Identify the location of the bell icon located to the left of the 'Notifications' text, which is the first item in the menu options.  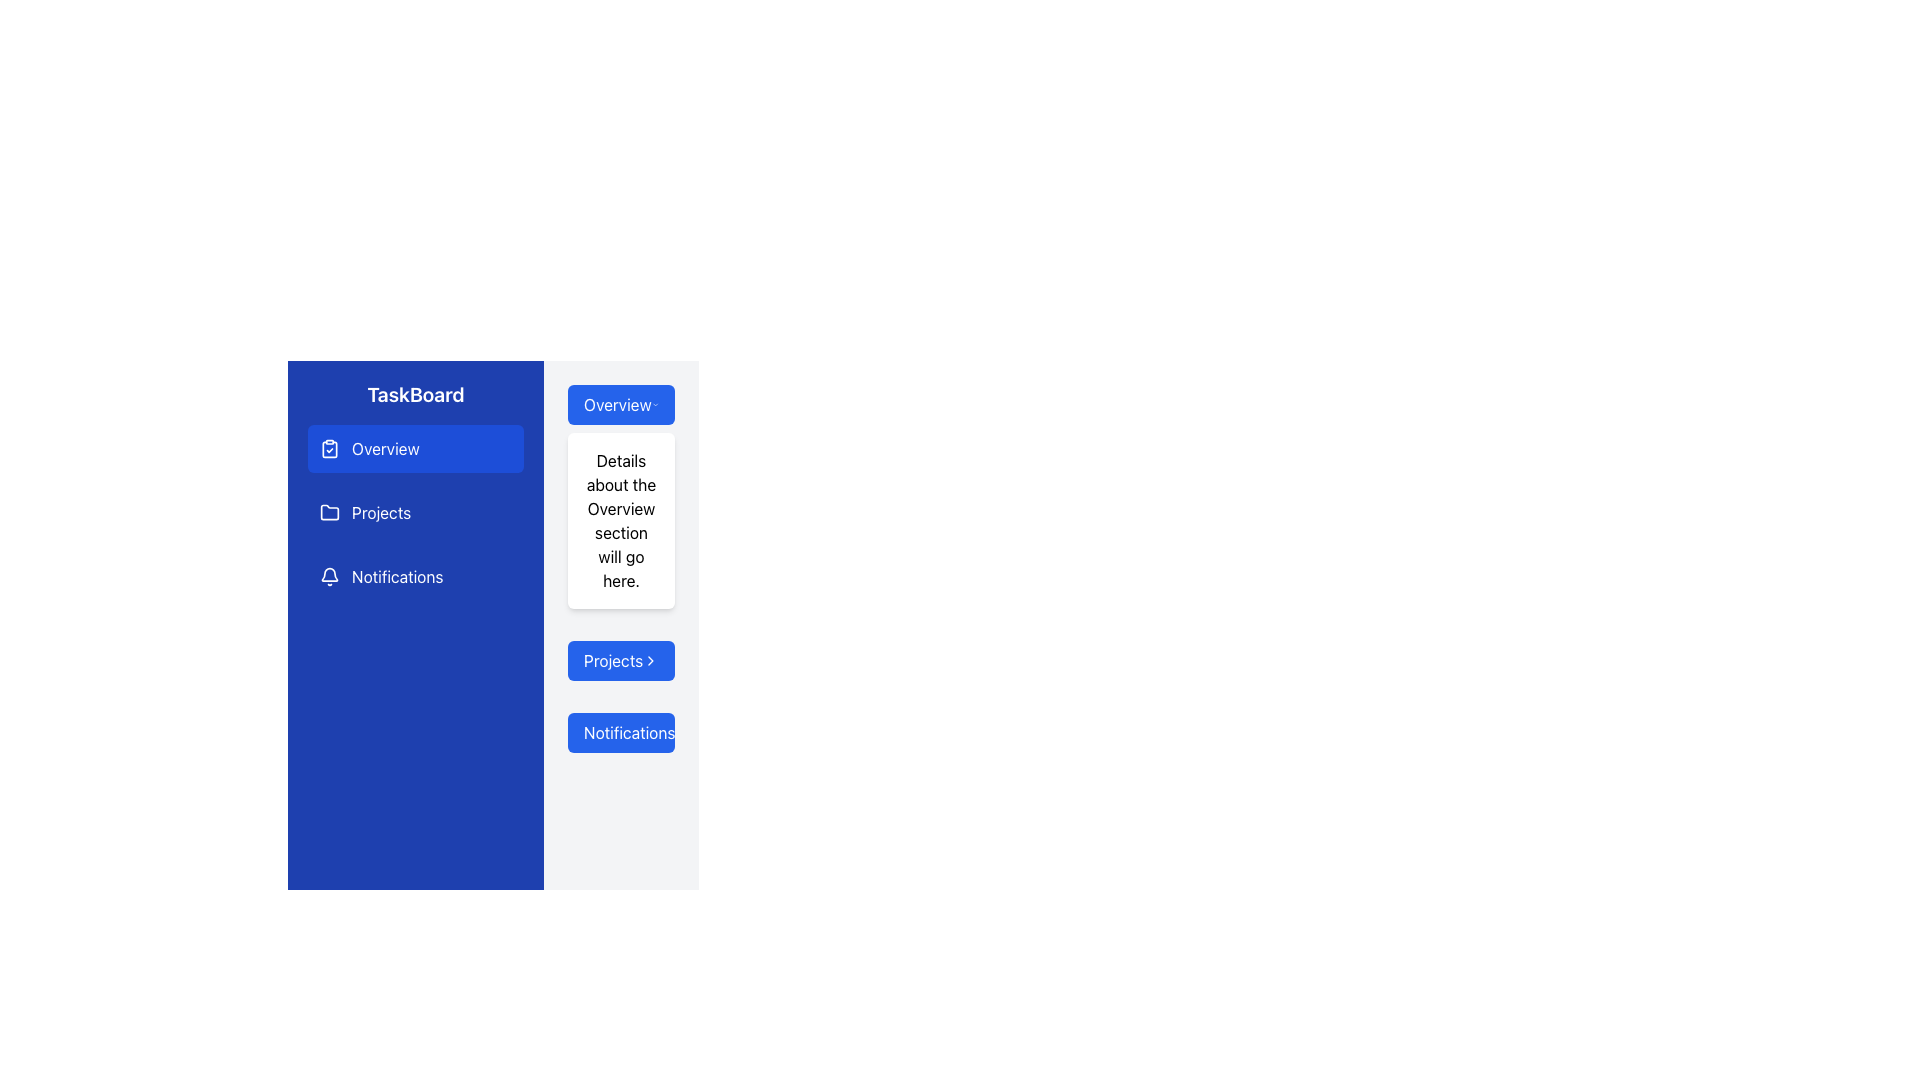
(330, 577).